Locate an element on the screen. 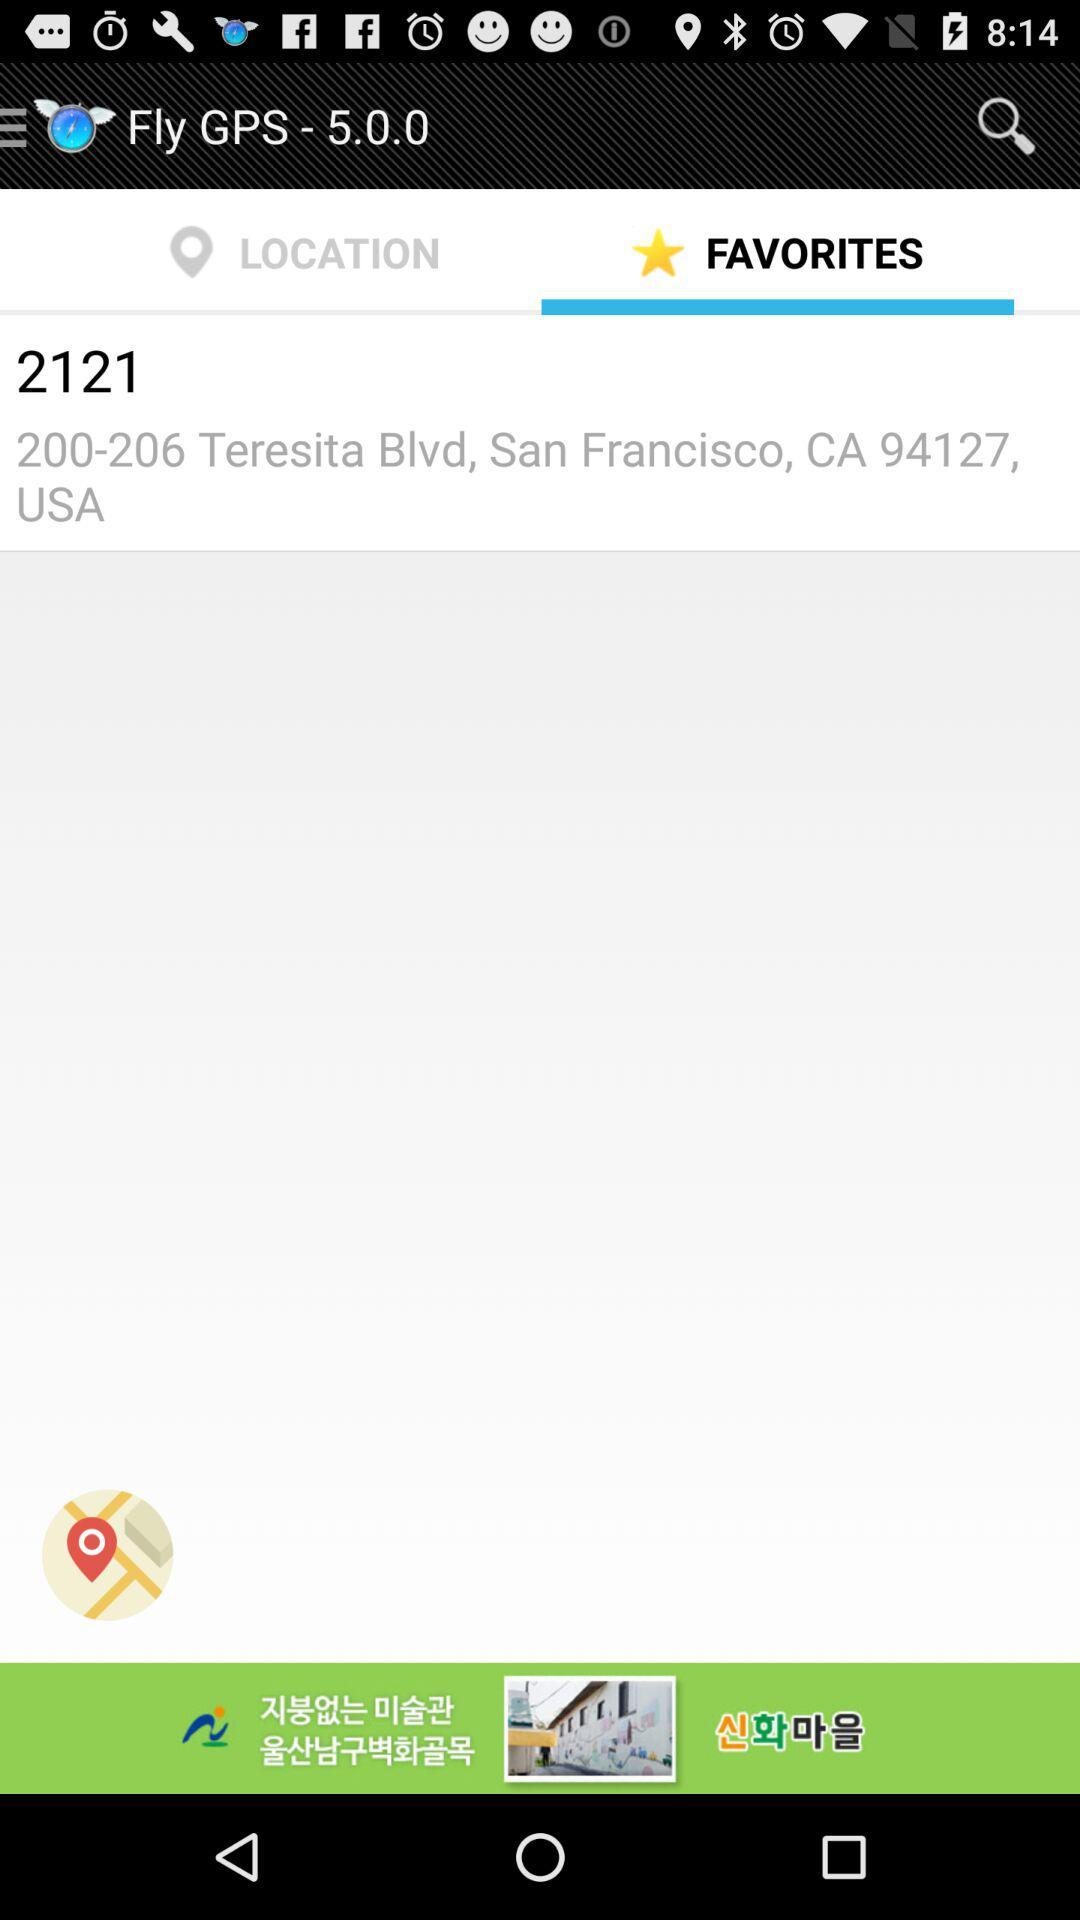 This screenshot has height=1920, width=1080. the icon next to the fly gps 5 icon is located at coordinates (1006, 124).